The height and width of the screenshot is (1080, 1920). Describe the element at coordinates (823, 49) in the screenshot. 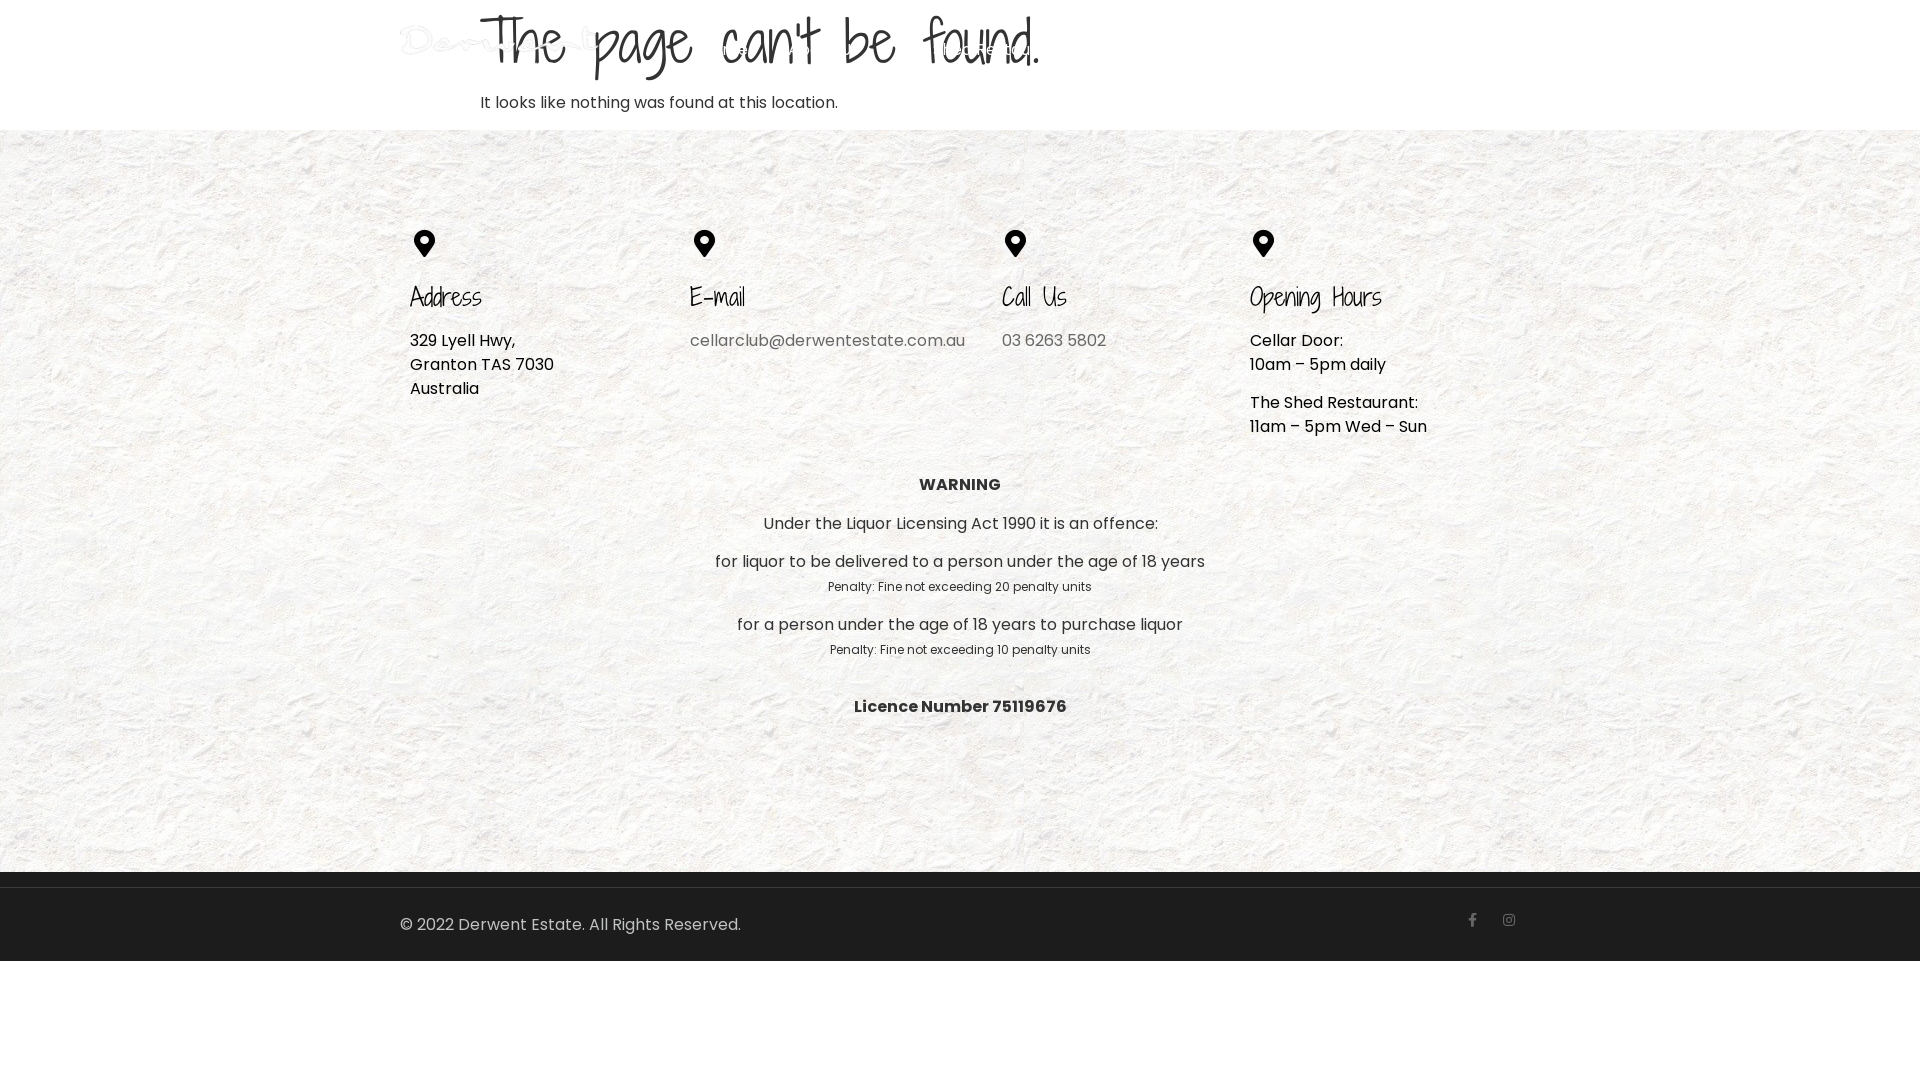

I see `'About Us'` at that location.